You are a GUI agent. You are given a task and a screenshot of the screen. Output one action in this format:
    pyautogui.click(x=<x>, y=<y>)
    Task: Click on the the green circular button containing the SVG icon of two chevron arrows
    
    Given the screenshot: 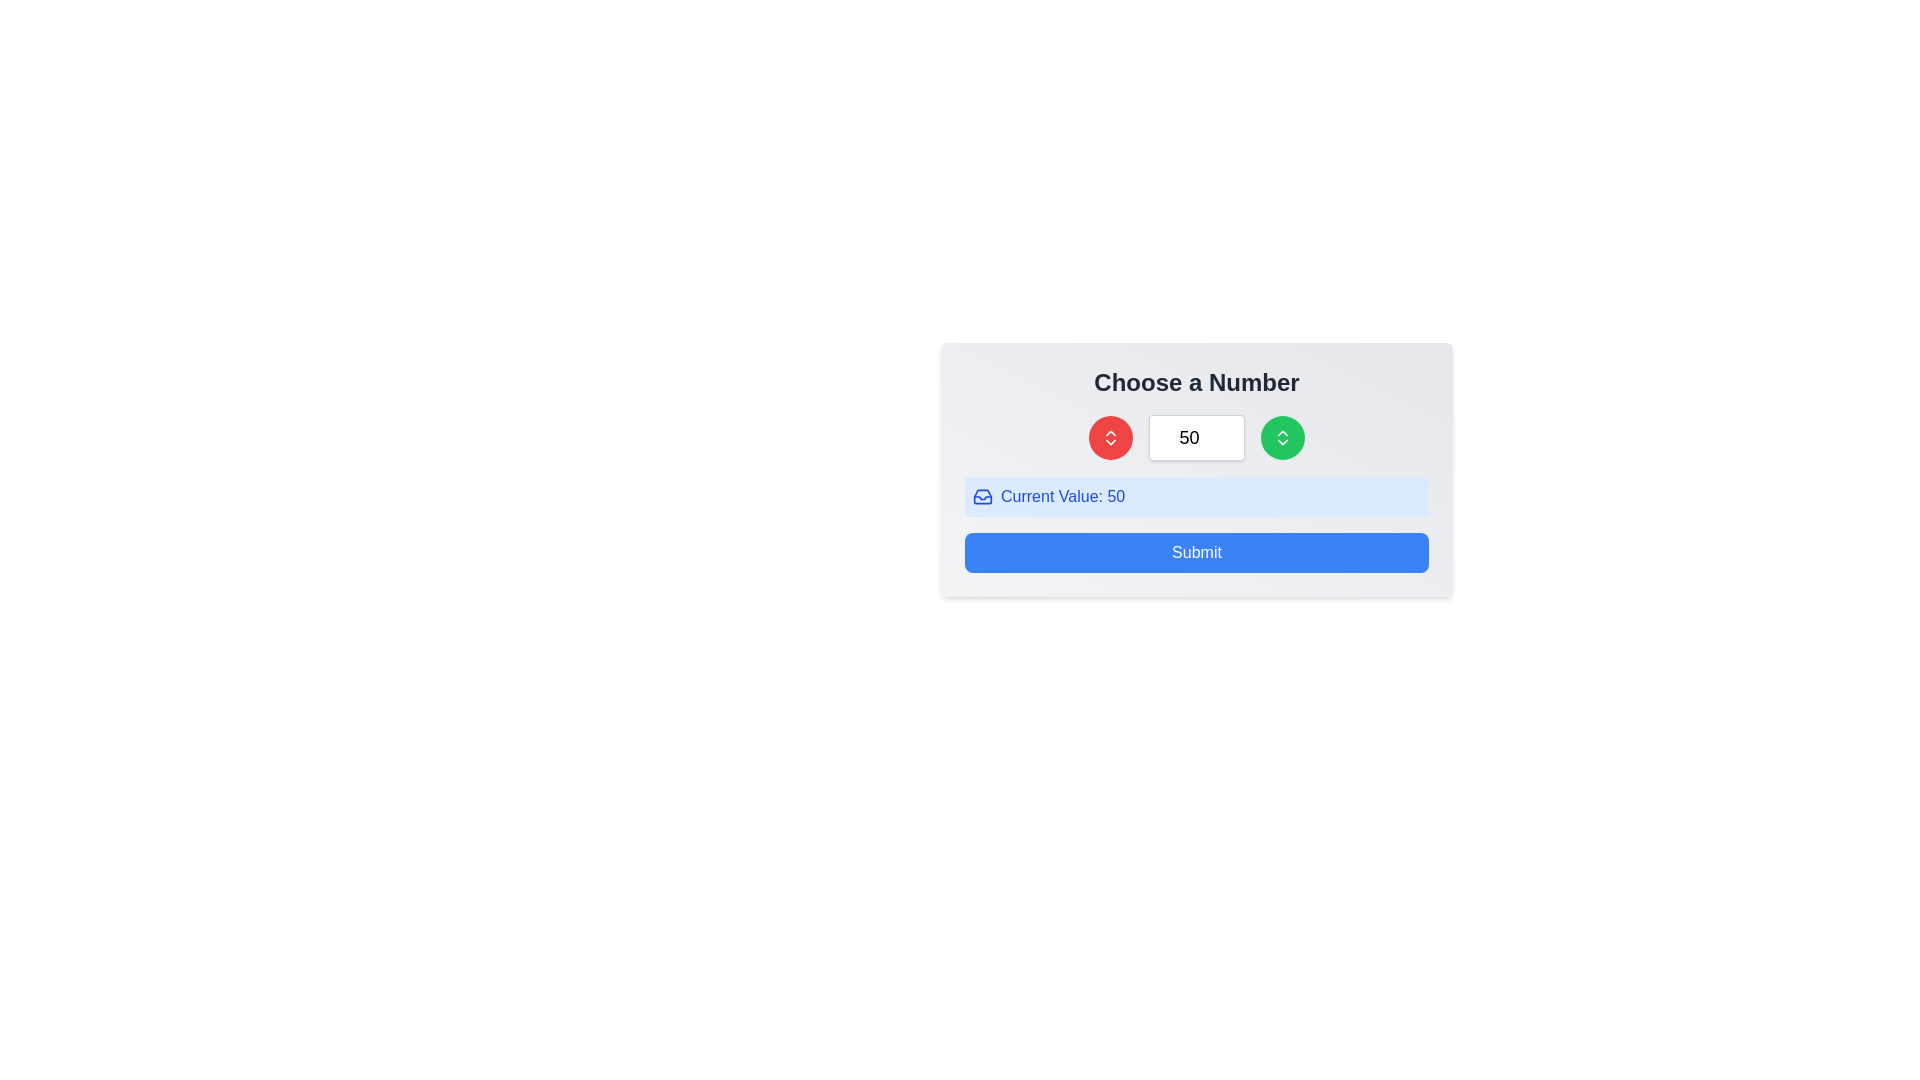 What is the action you would take?
    pyautogui.click(x=1282, y=437)
    